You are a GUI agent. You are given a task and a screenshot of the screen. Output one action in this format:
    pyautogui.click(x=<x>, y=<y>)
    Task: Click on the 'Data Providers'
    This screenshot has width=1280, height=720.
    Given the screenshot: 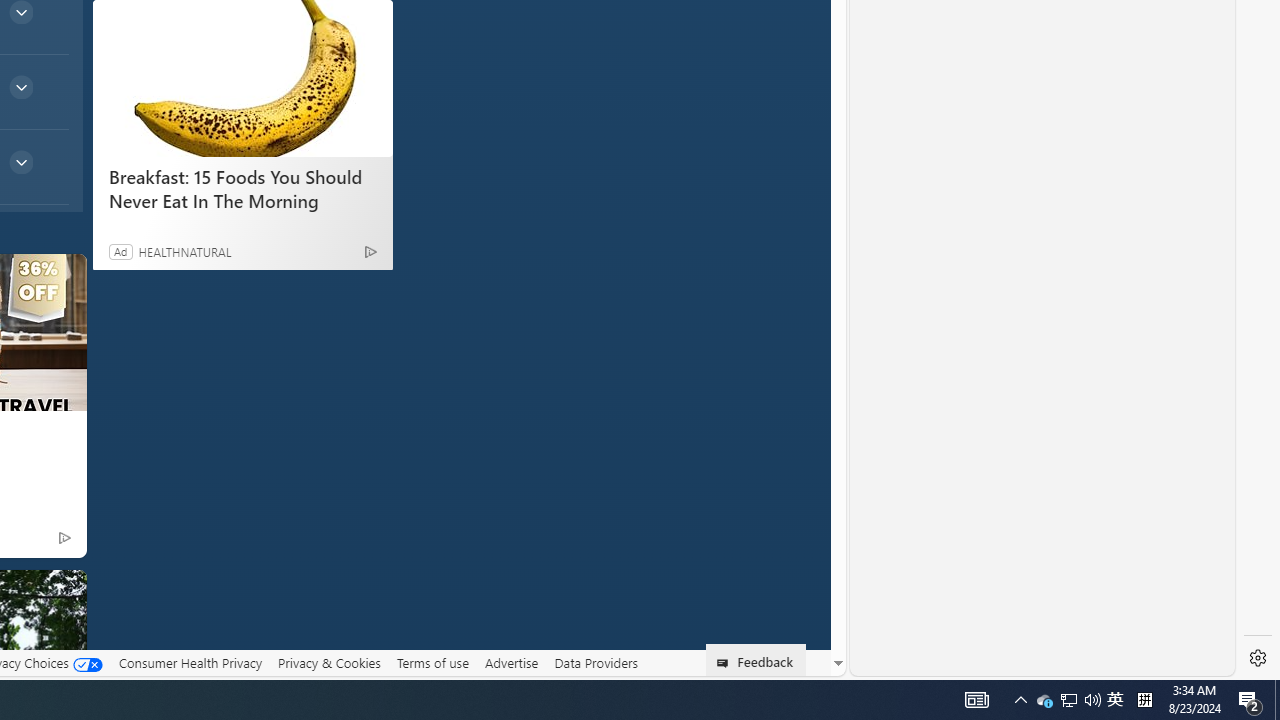 What is the action you would take?
    pyautogui.click(x=594, y=662)
    